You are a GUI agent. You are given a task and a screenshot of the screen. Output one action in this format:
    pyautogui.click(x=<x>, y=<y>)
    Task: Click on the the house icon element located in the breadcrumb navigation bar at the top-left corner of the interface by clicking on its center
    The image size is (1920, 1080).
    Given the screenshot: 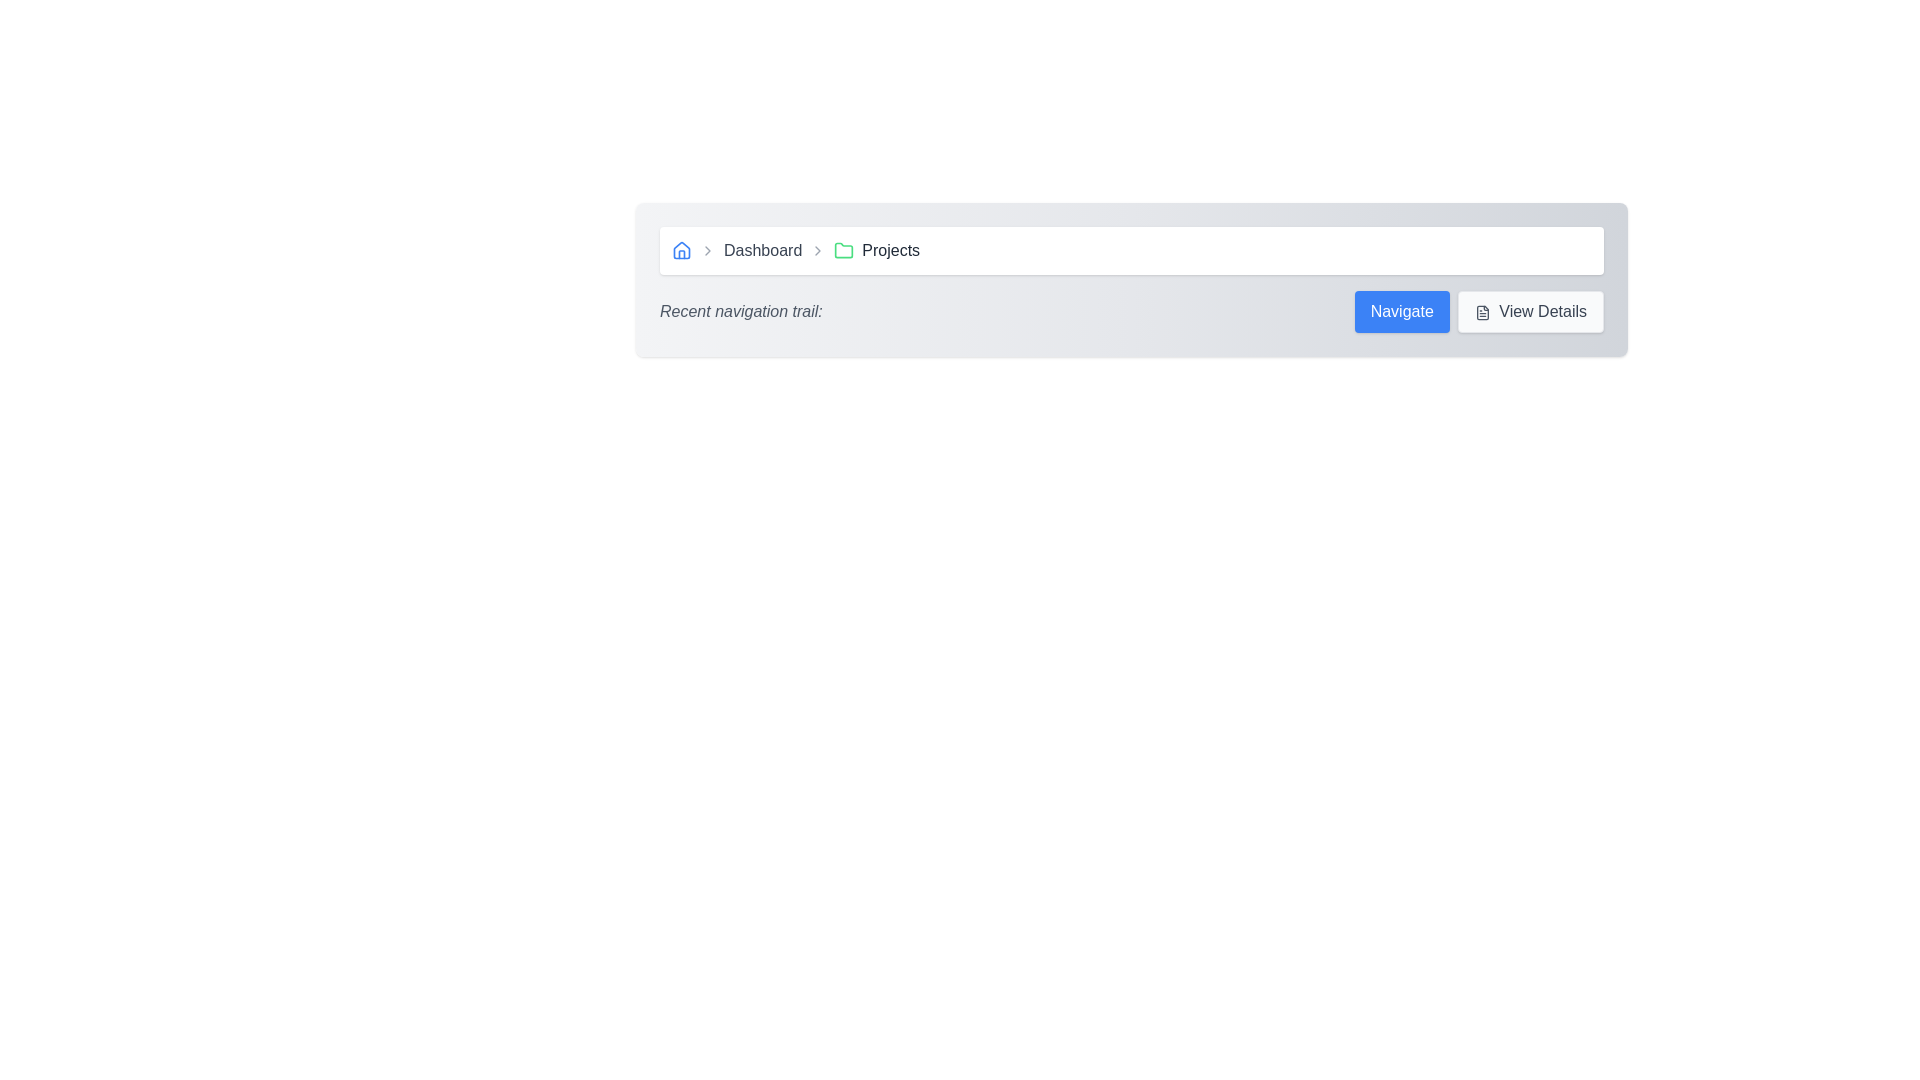 What is the action you would take?
    pyautogui.click(x=681, y=249)
    